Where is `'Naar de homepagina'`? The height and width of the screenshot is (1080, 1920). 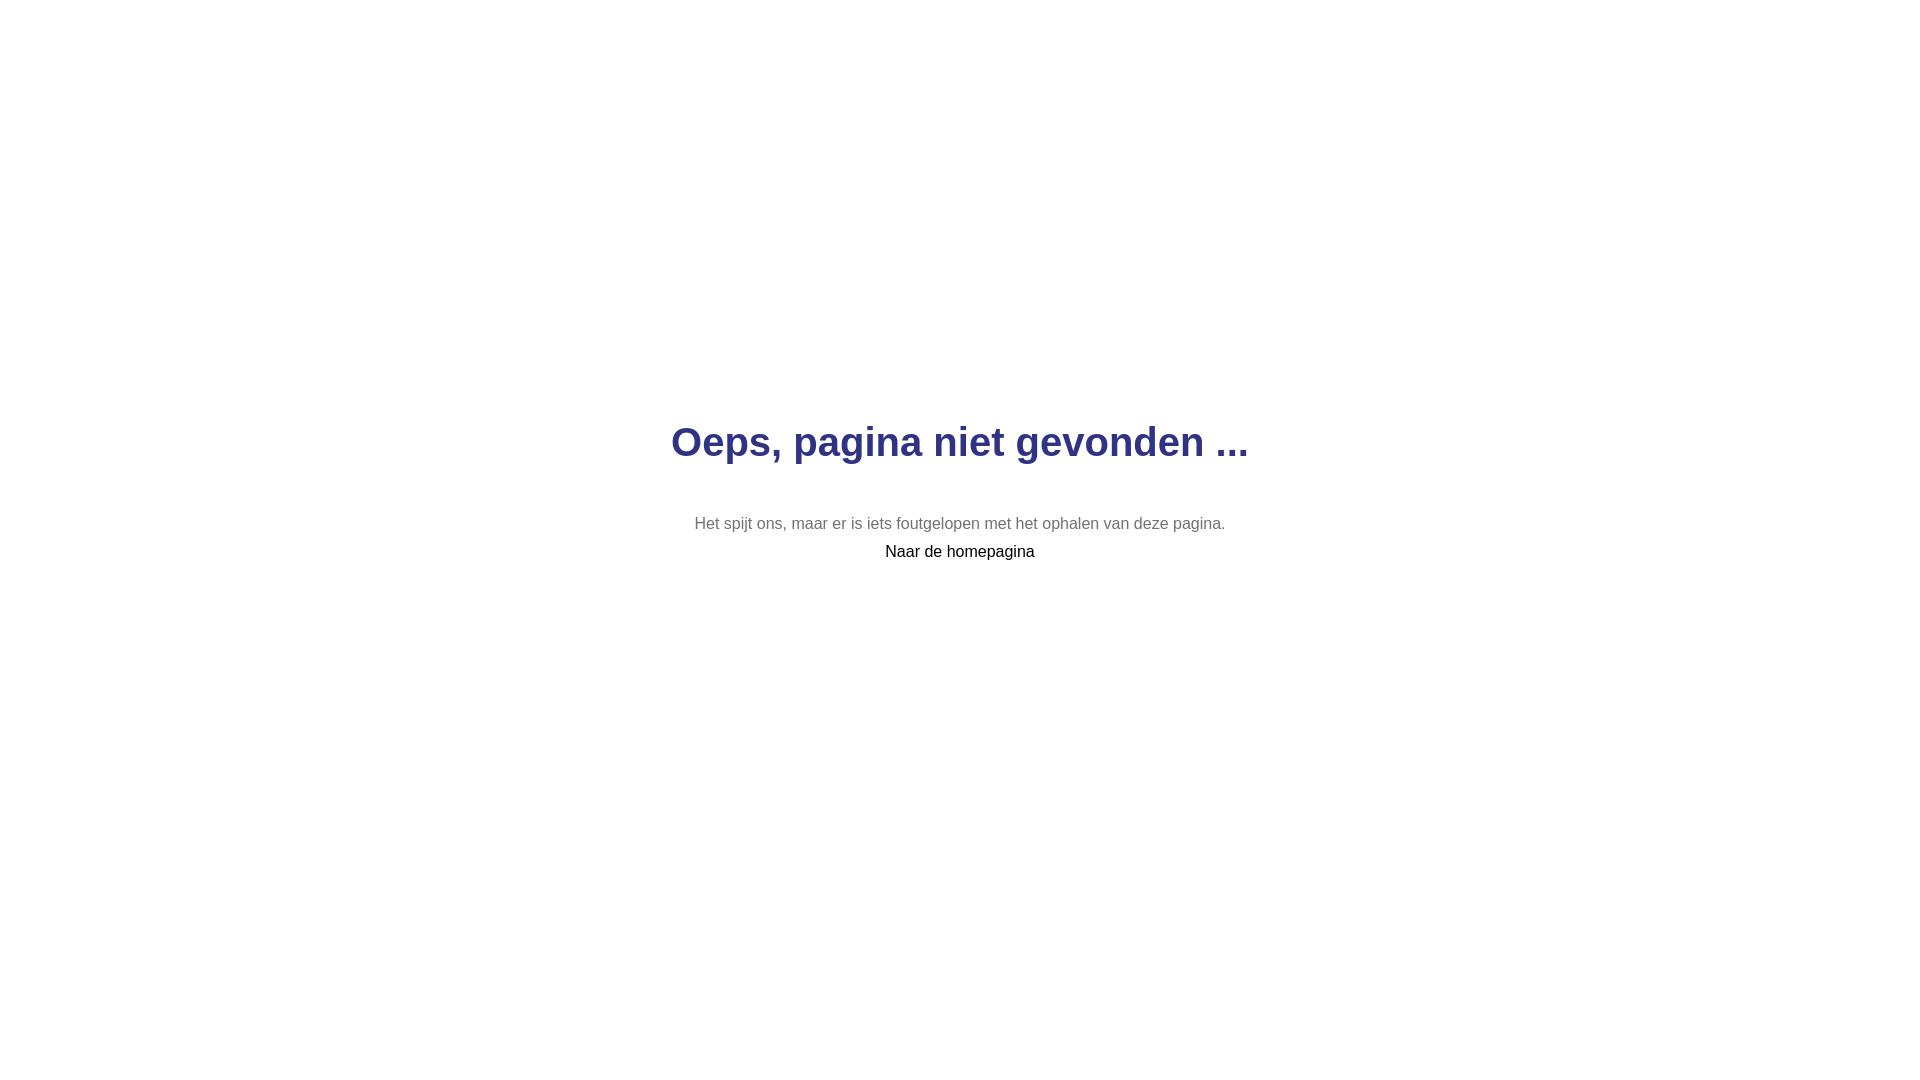 'Naar de homepagina' is located at coordinates (958, 551).